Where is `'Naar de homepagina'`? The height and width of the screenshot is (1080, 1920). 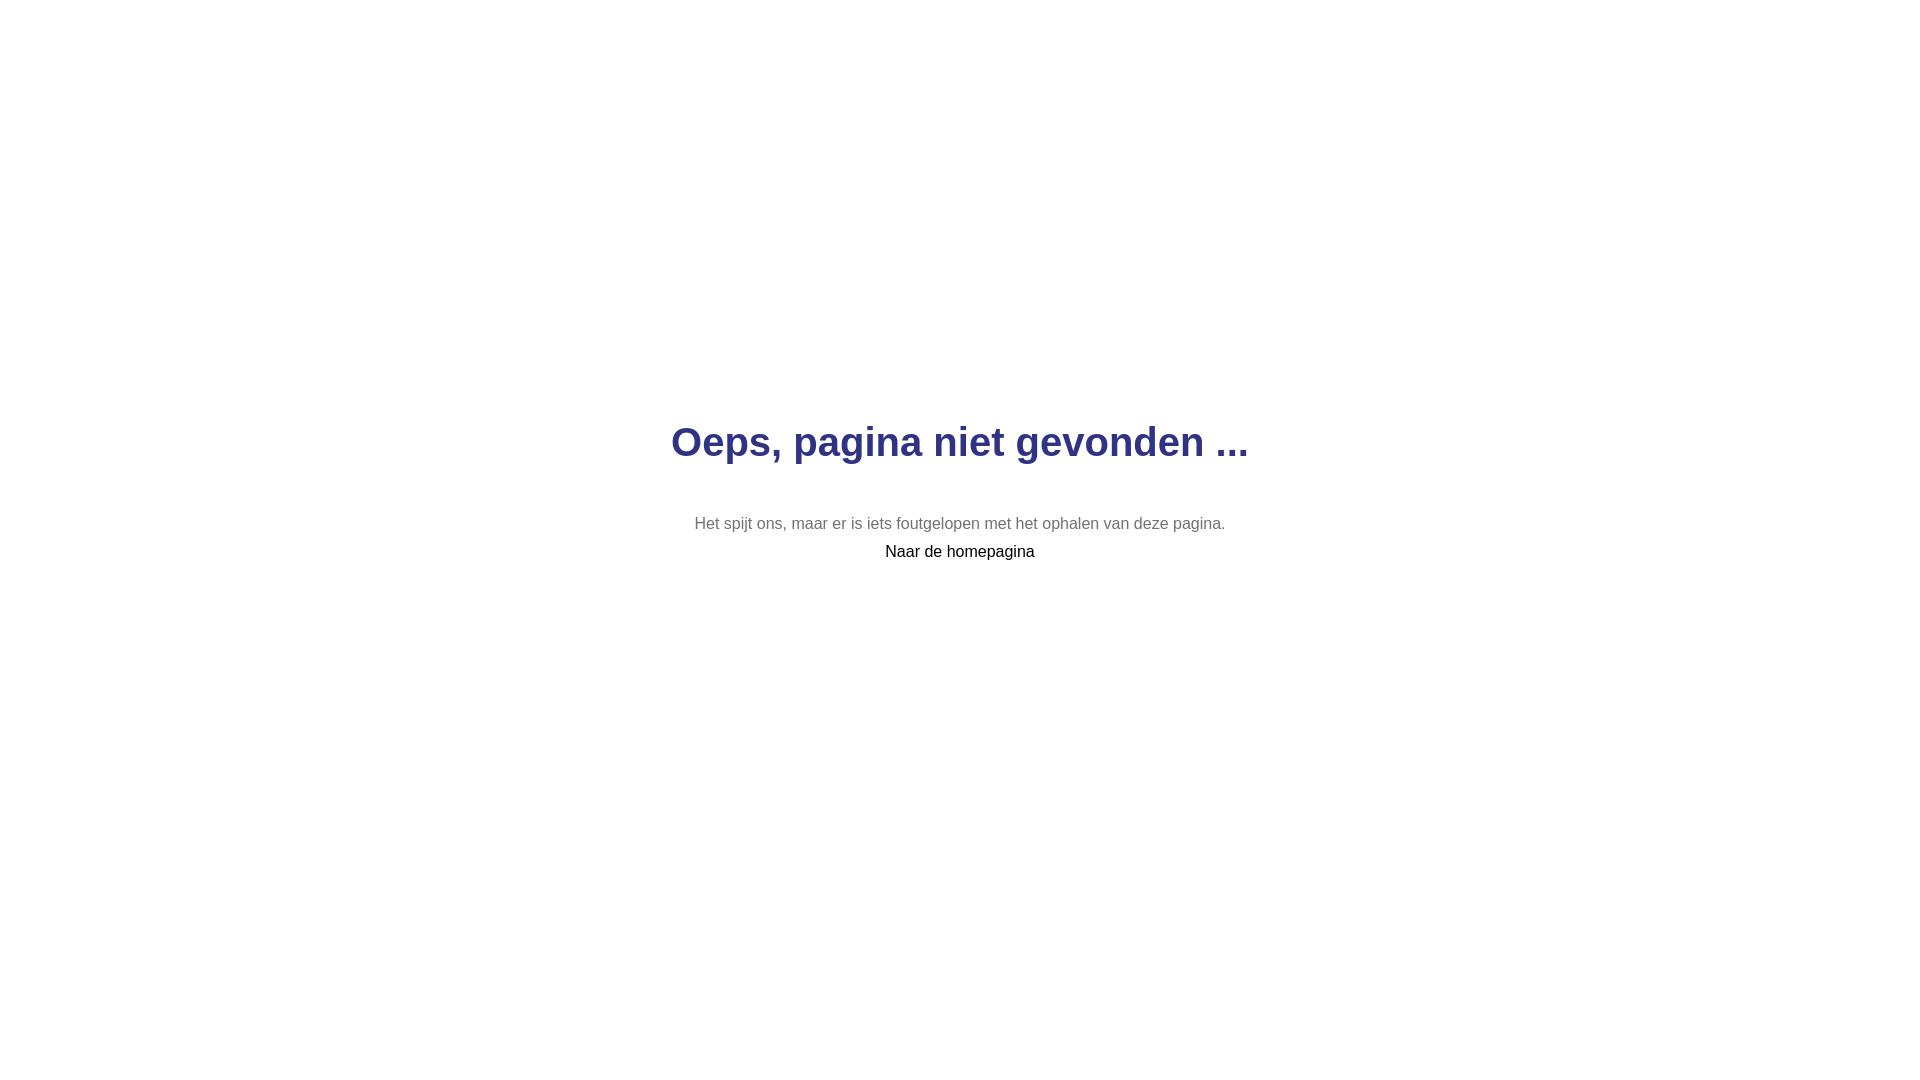 'Naar de homepagina' is located at coordinates (958, 551).